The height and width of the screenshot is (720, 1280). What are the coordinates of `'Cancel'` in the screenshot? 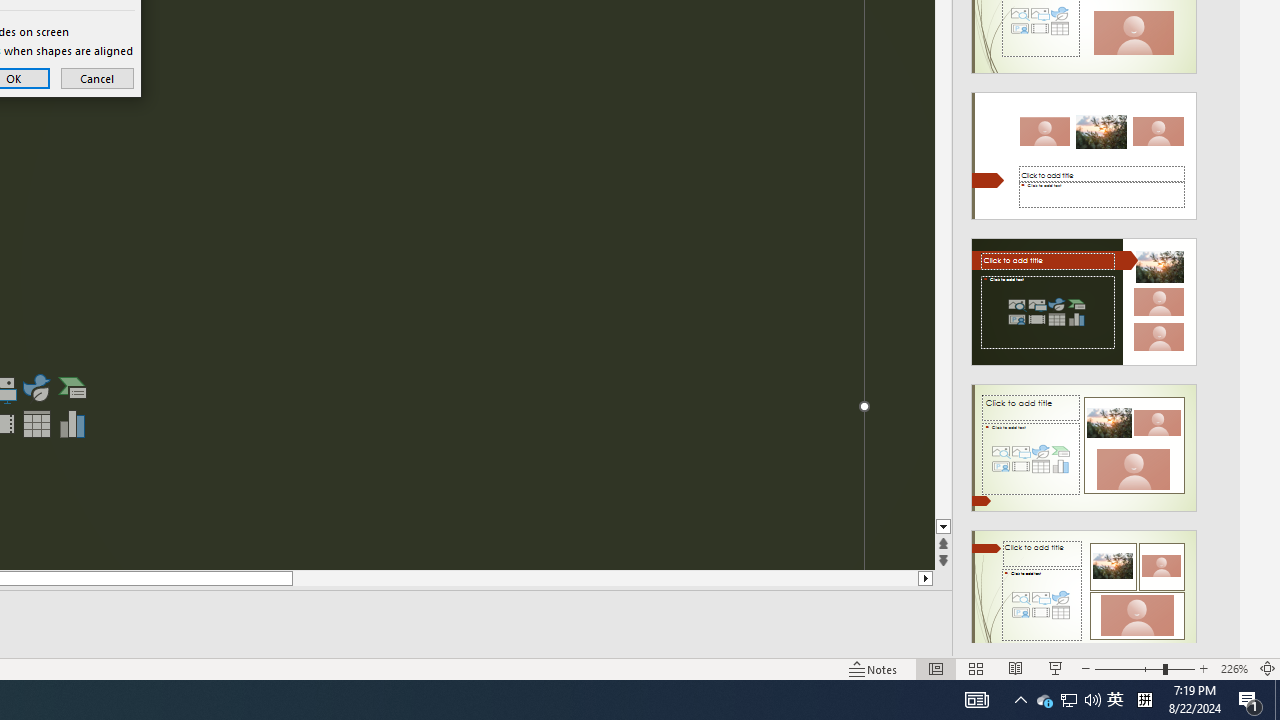 It's located at (96, 77).